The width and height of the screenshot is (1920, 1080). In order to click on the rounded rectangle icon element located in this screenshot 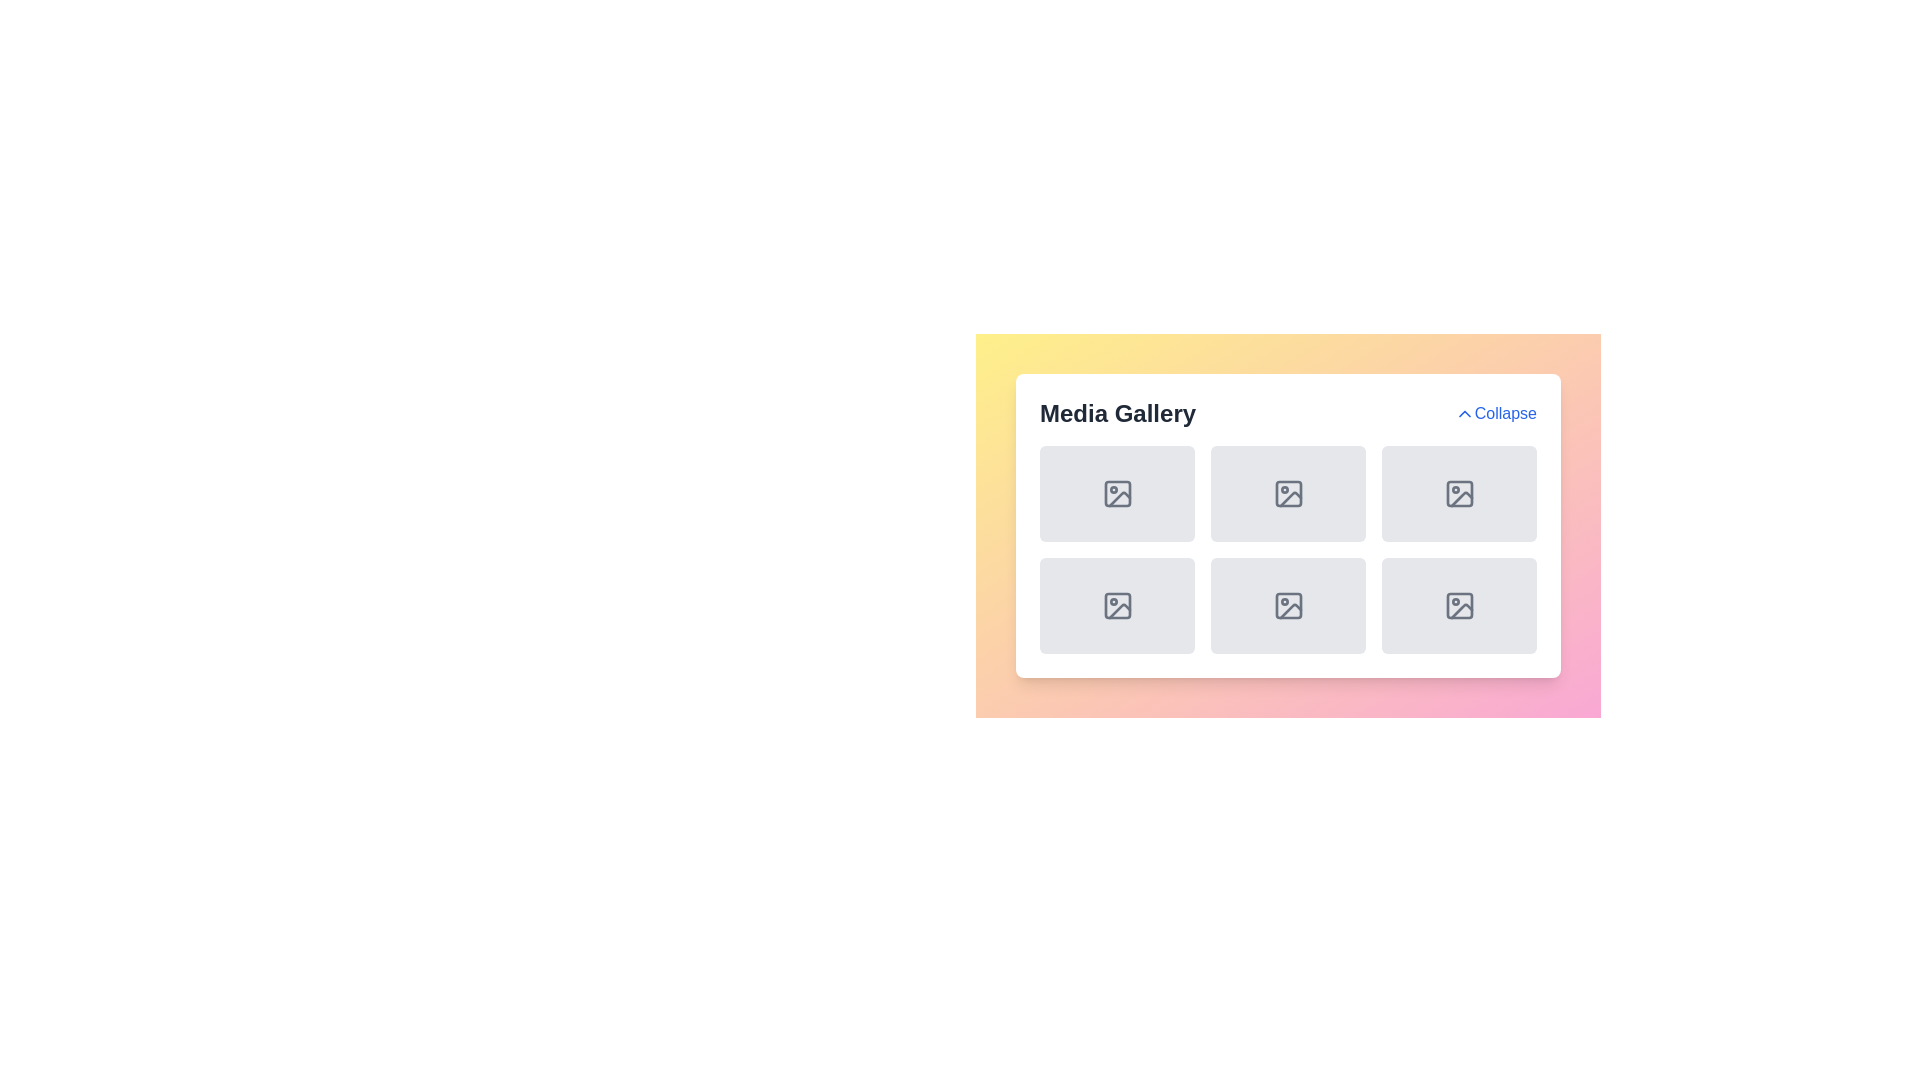, I will do `click(1116, 604)`.